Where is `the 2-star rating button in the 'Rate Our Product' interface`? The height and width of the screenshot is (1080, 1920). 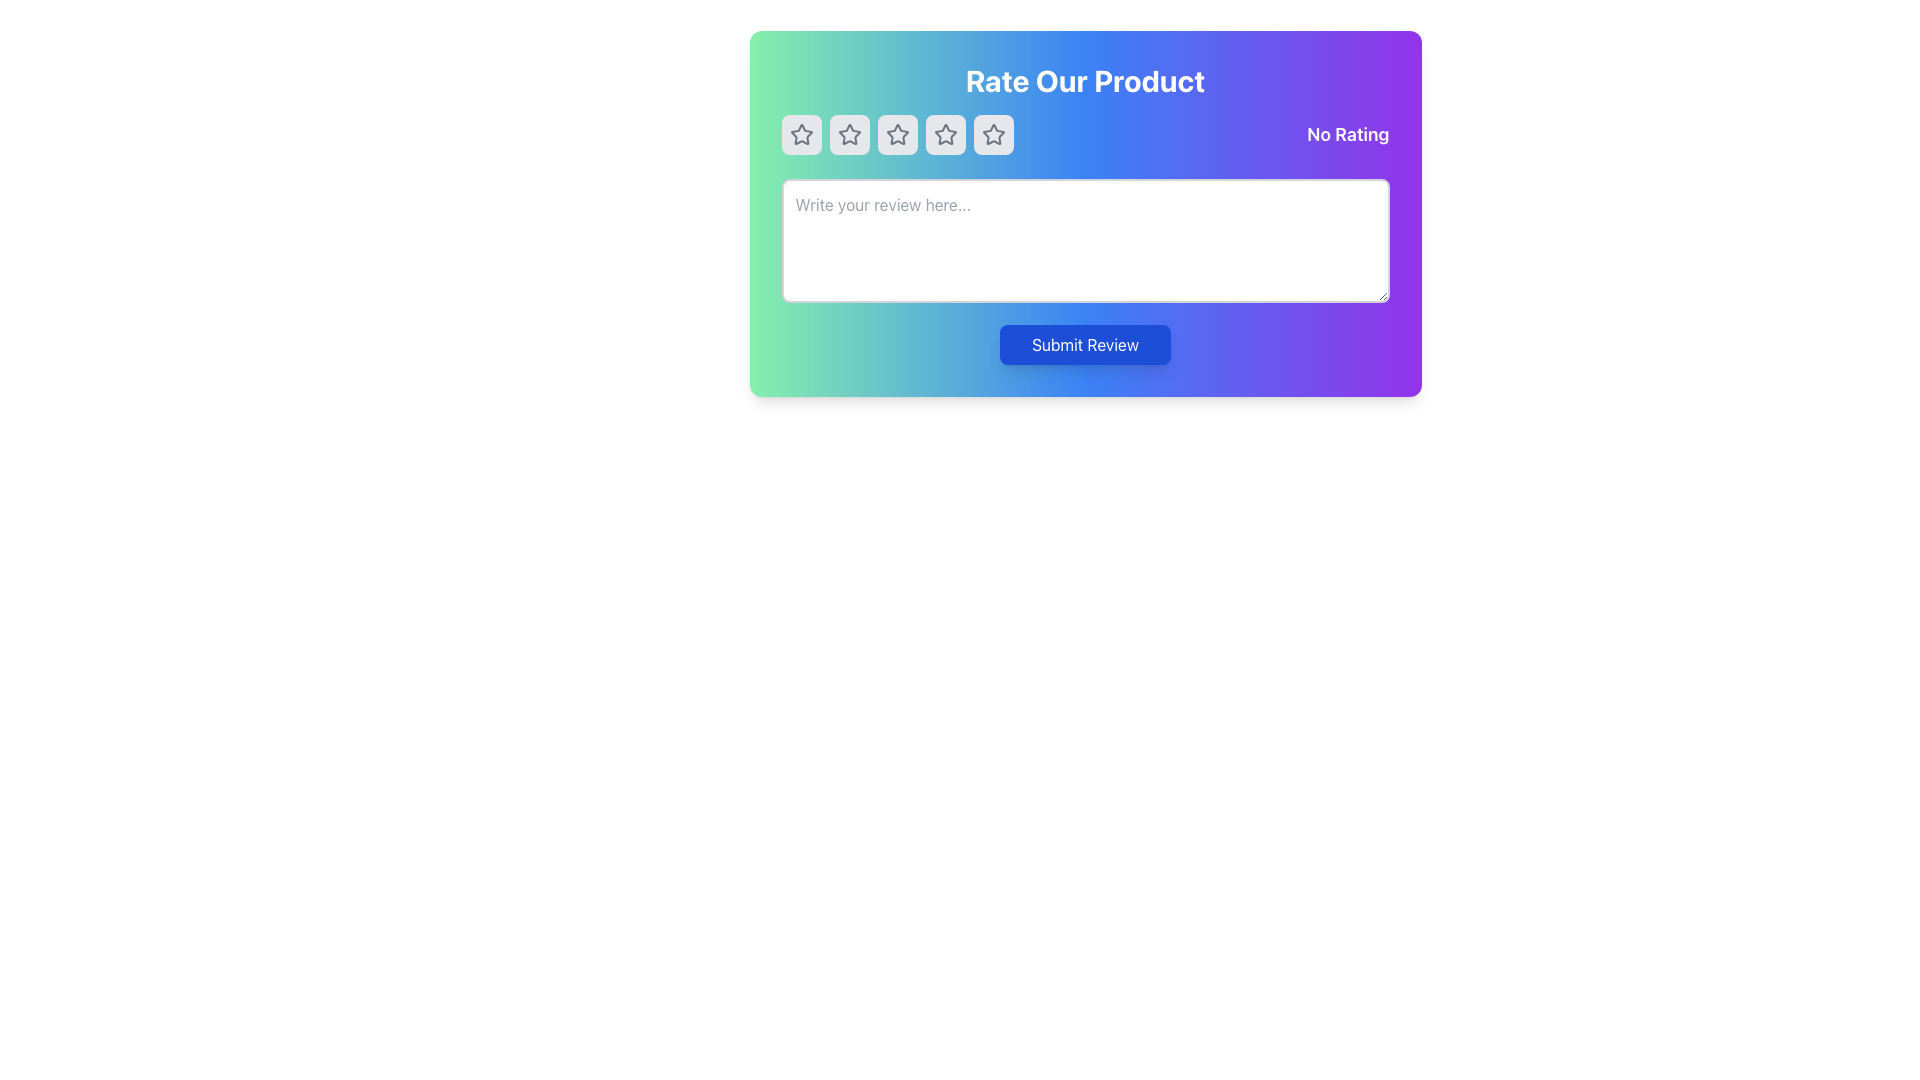 the 2-star rating button in the 'Rate Our Product' interface is located at coordinates (849, 135).